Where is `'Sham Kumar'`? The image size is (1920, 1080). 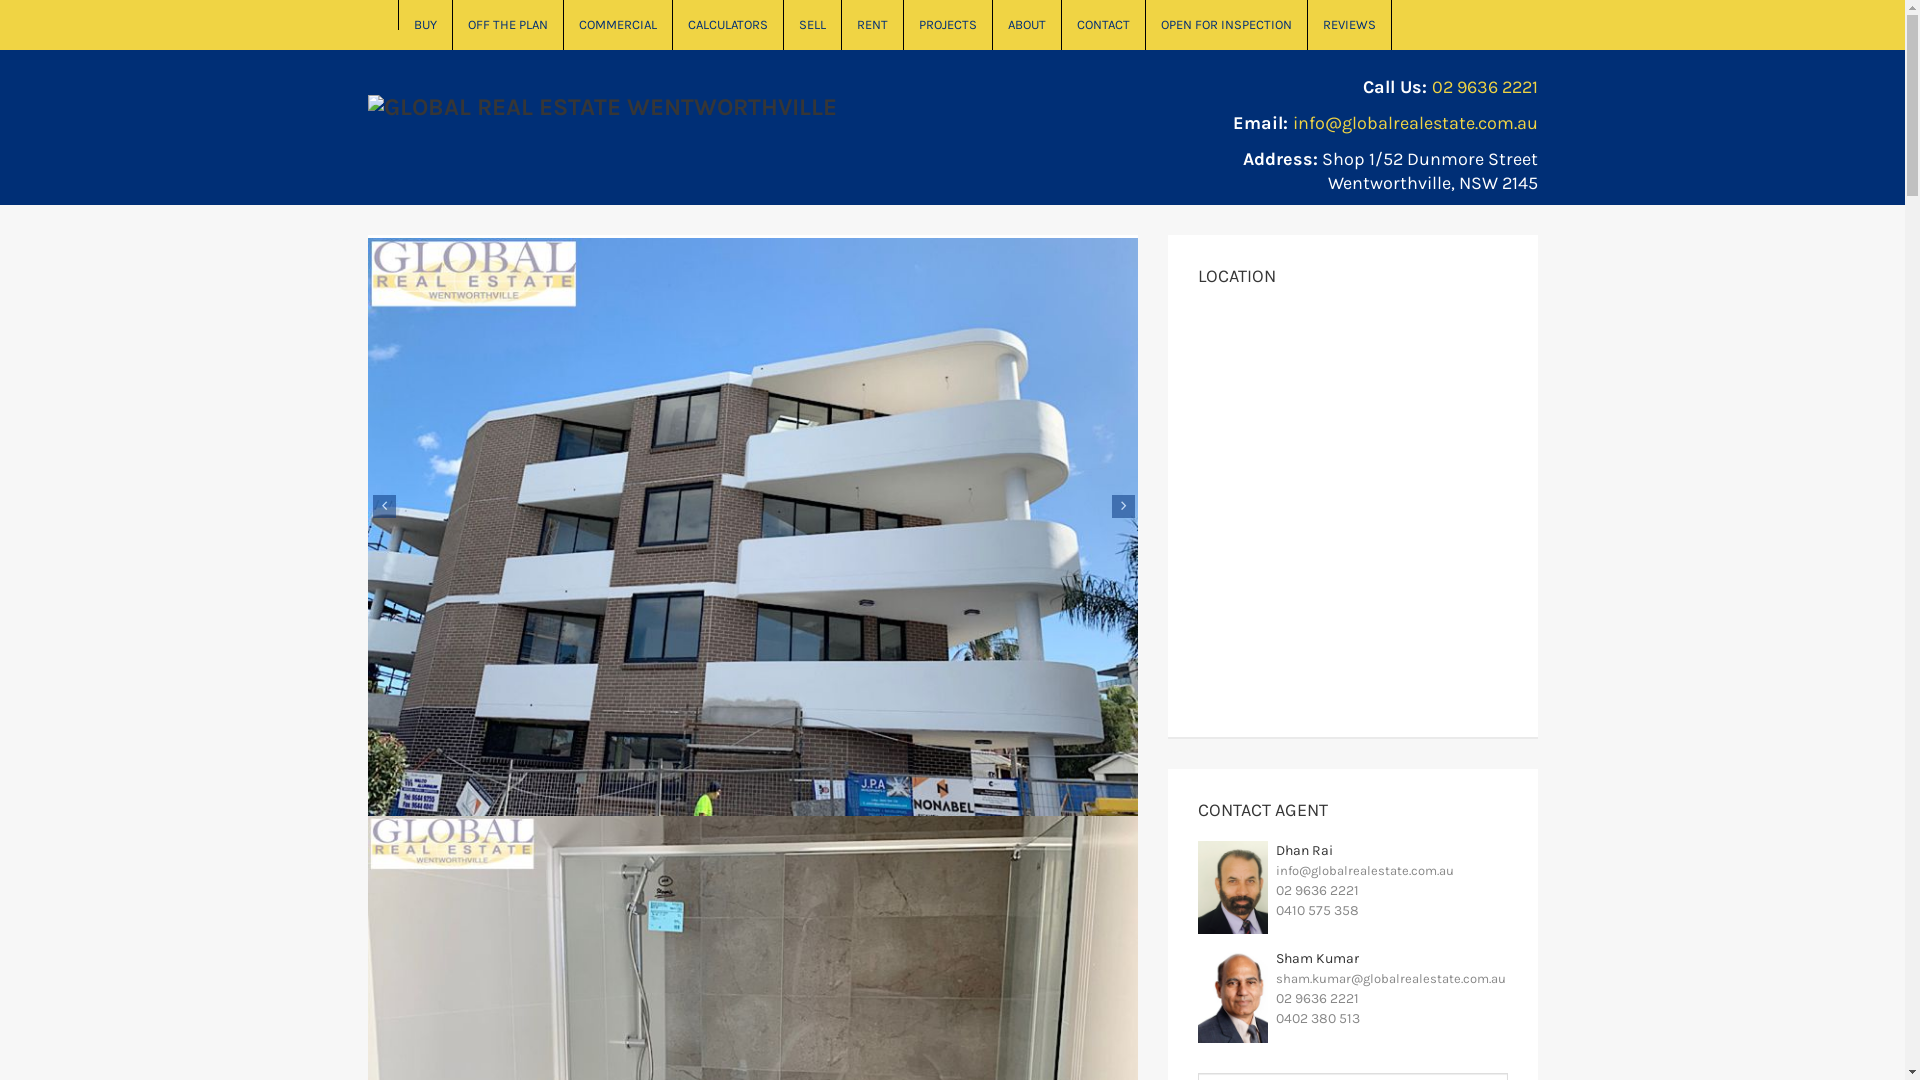 'Sham Kumar' is located at coordinates (1317, 957).